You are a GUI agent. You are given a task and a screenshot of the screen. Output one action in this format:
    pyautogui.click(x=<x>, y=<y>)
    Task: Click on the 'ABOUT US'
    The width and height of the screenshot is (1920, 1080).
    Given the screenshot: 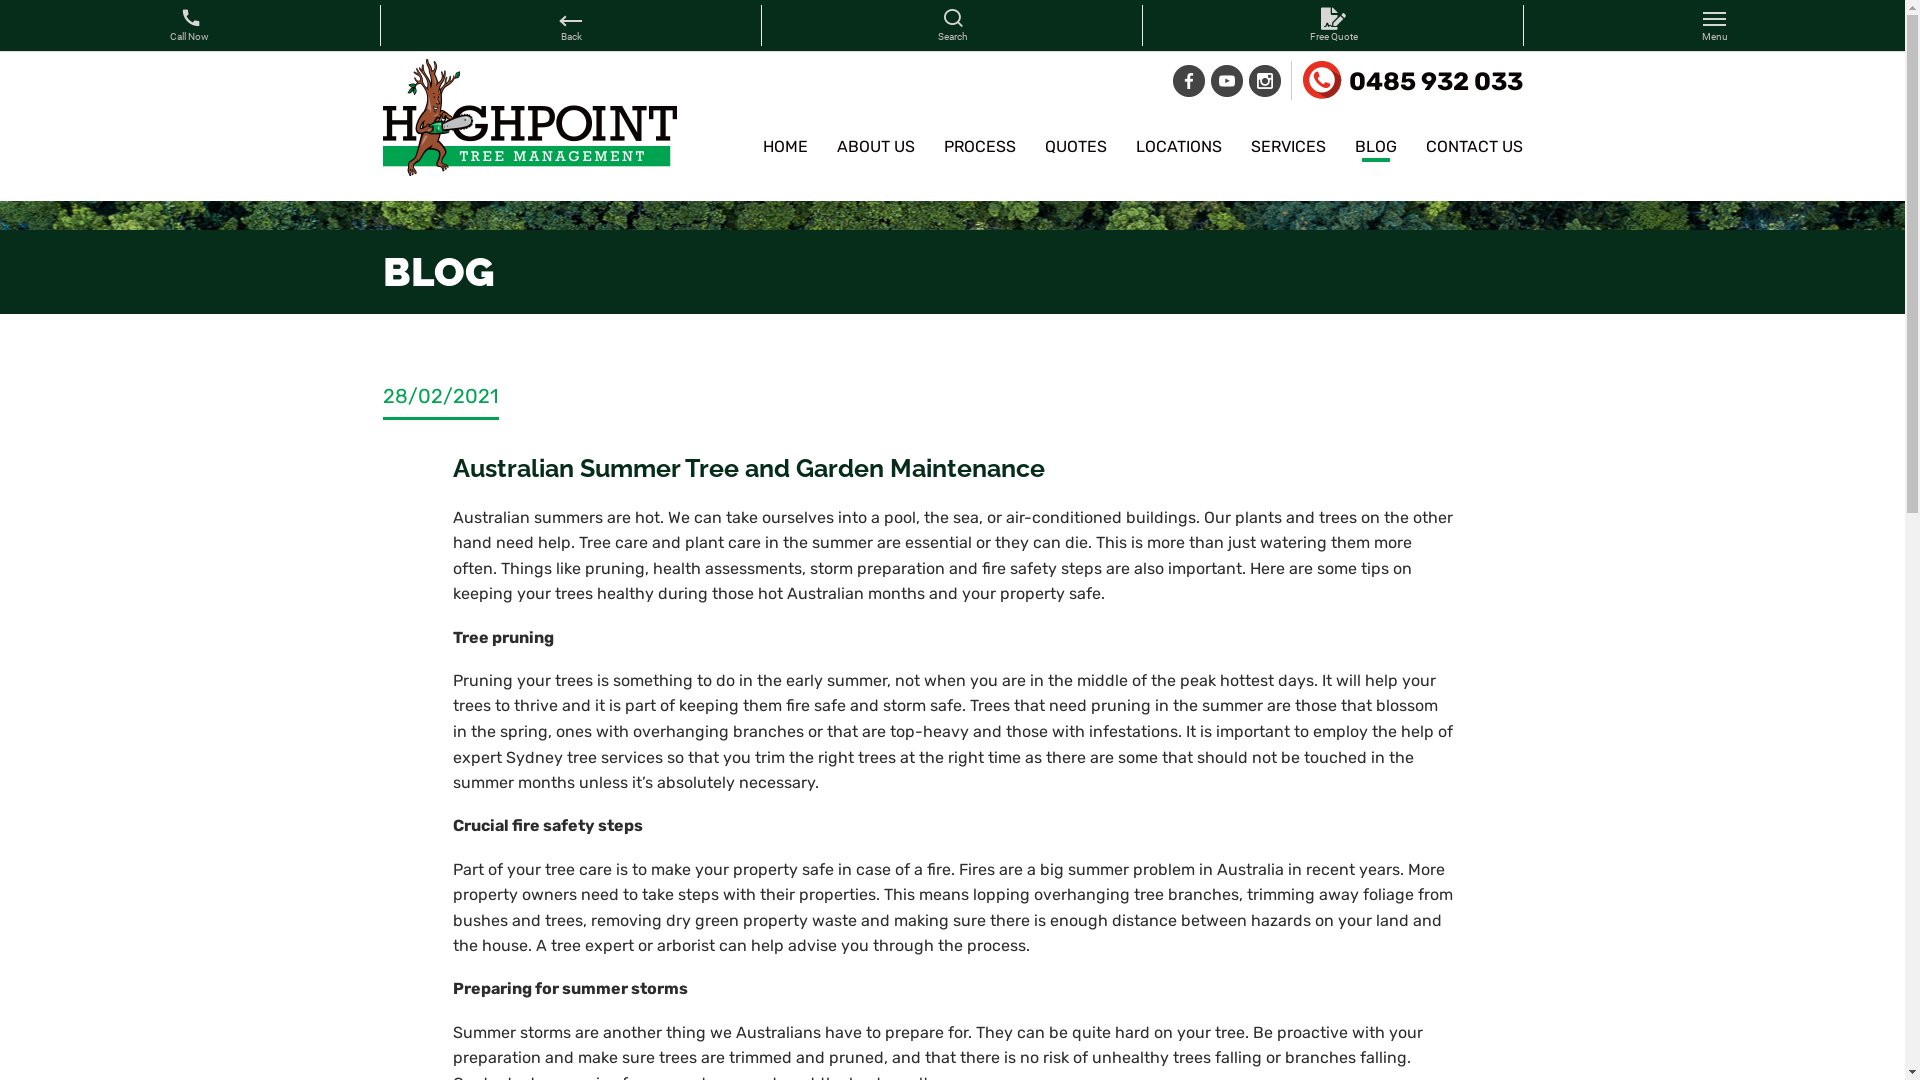 What is the action you would take?
    pyautogui.click(x=874, y=148)
    